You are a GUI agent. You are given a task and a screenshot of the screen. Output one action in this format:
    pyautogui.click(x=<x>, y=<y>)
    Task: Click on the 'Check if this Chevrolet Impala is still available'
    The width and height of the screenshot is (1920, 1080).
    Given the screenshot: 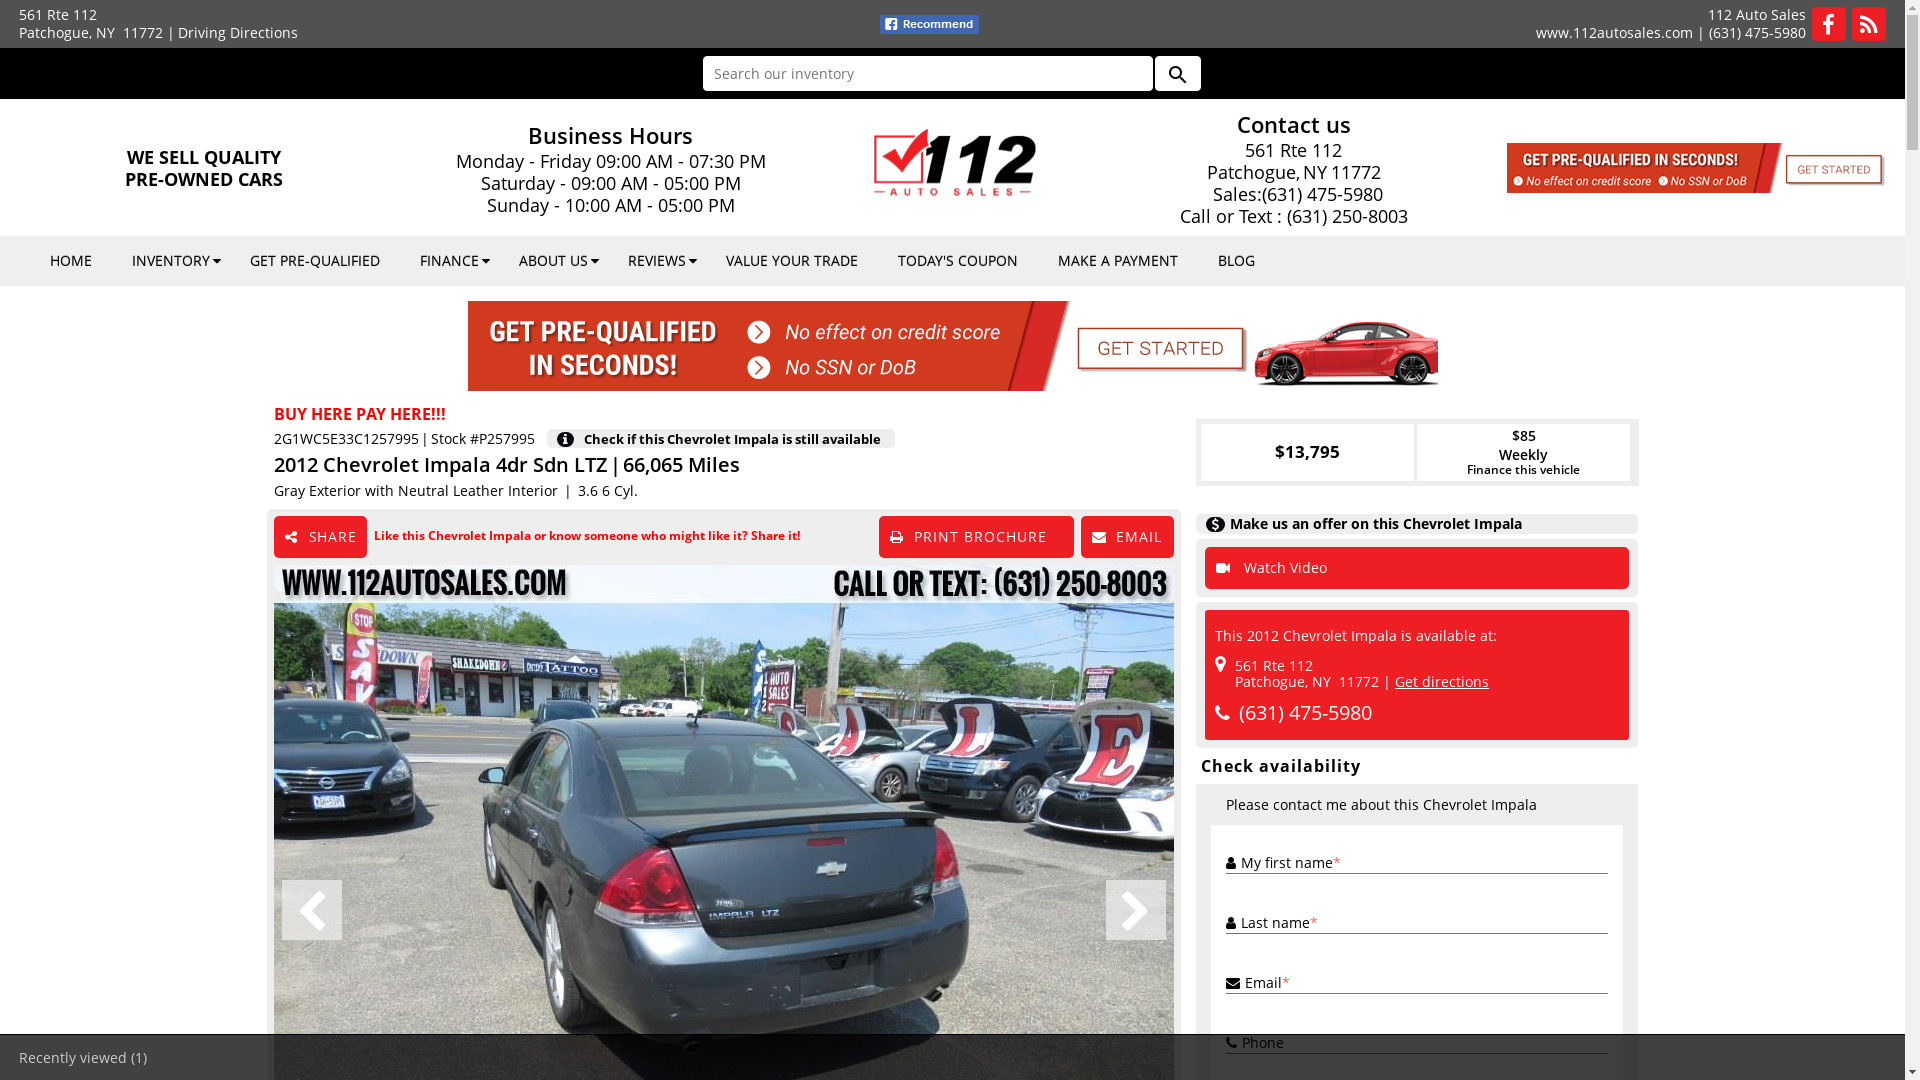 What is the action you would take?
    pyautogui.click(x=736, y=437)
    